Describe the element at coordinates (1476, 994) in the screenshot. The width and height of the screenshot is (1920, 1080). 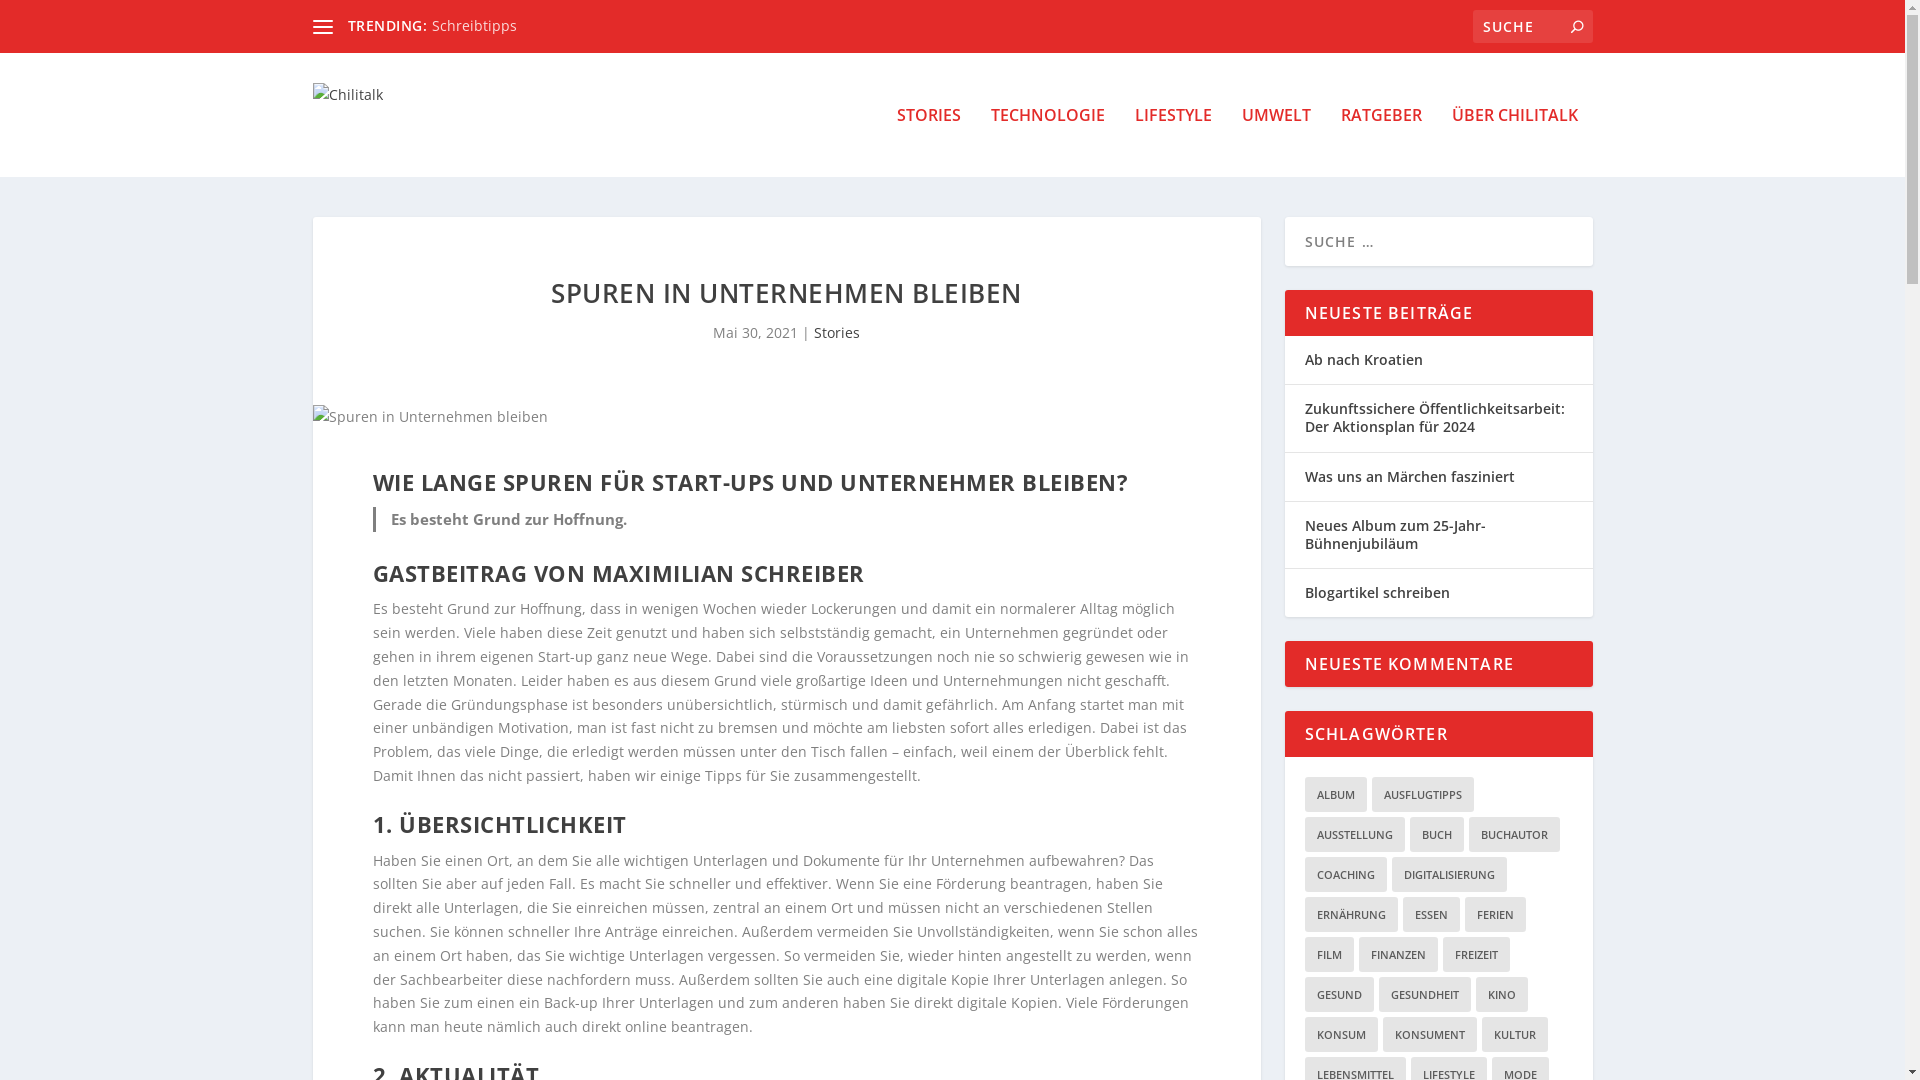
I see `'KINO'` at that location.